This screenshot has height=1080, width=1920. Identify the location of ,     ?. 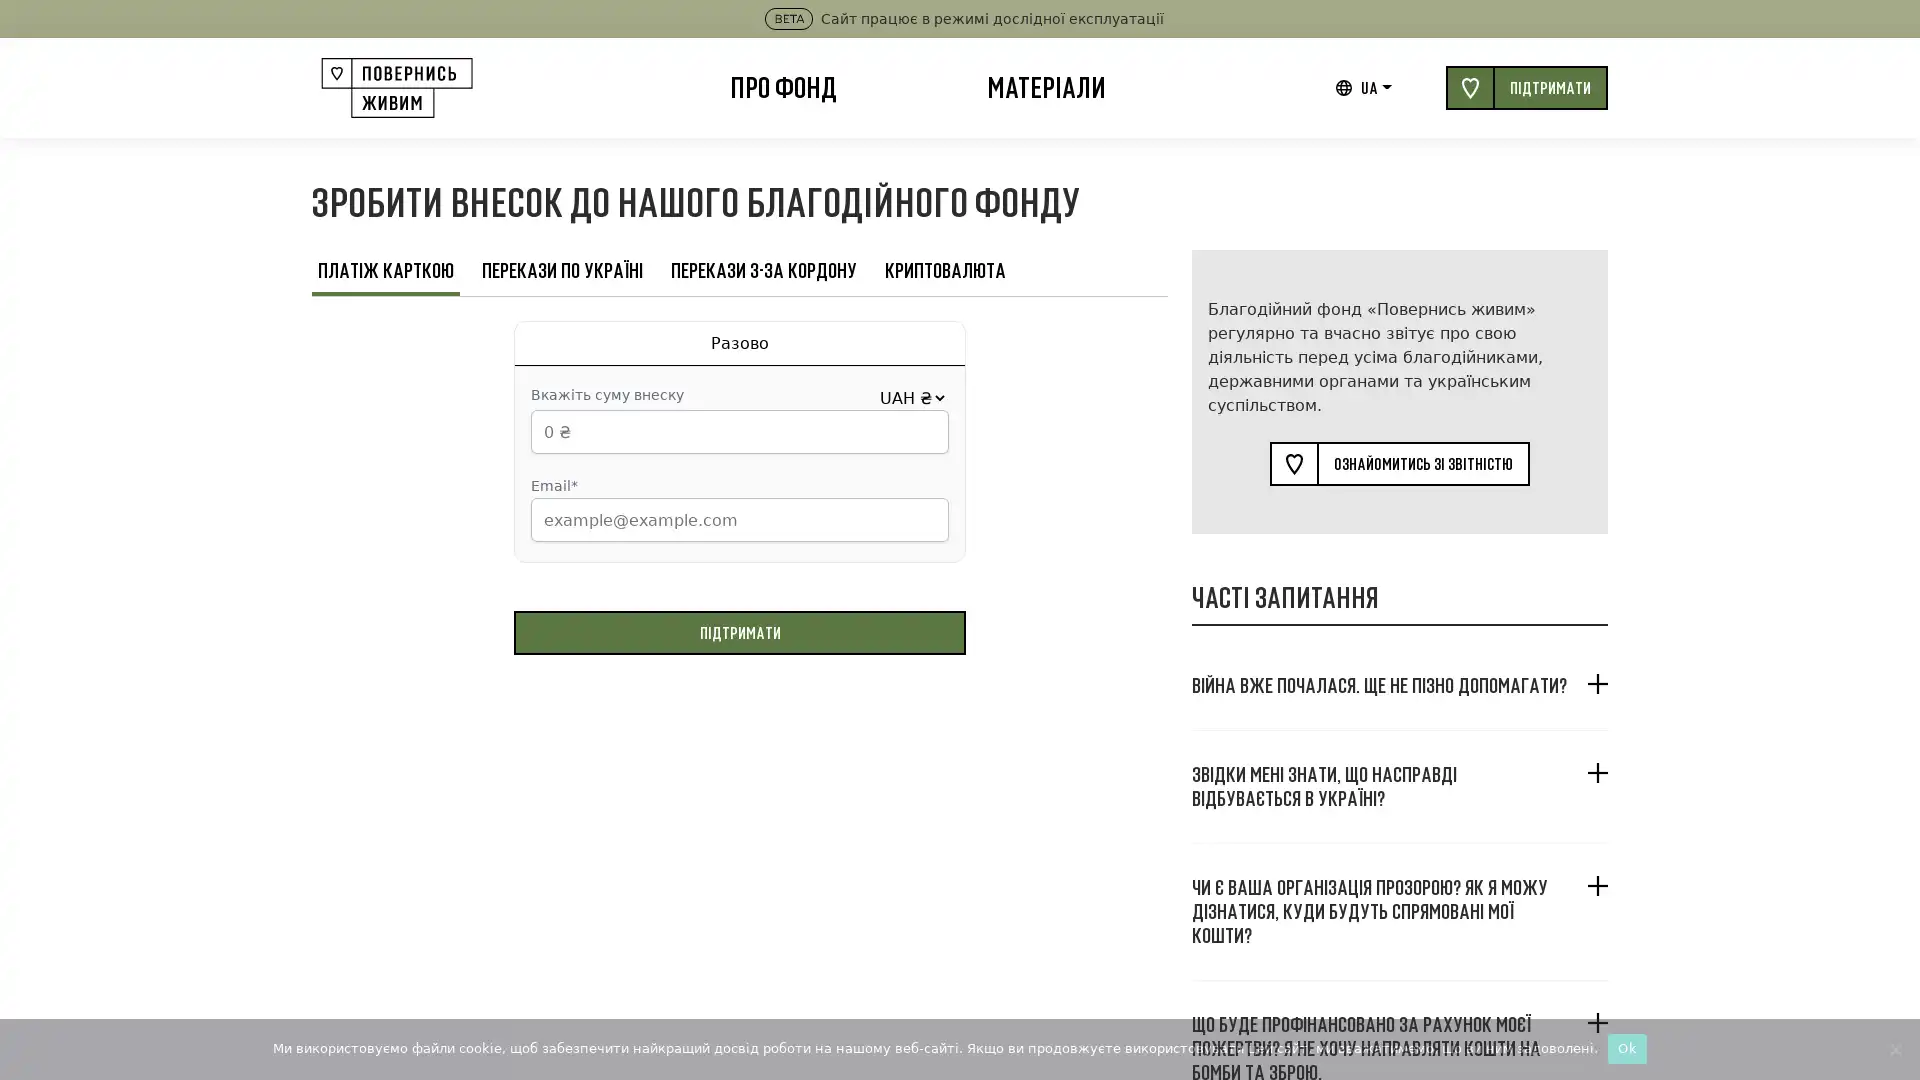
(1399, 785).